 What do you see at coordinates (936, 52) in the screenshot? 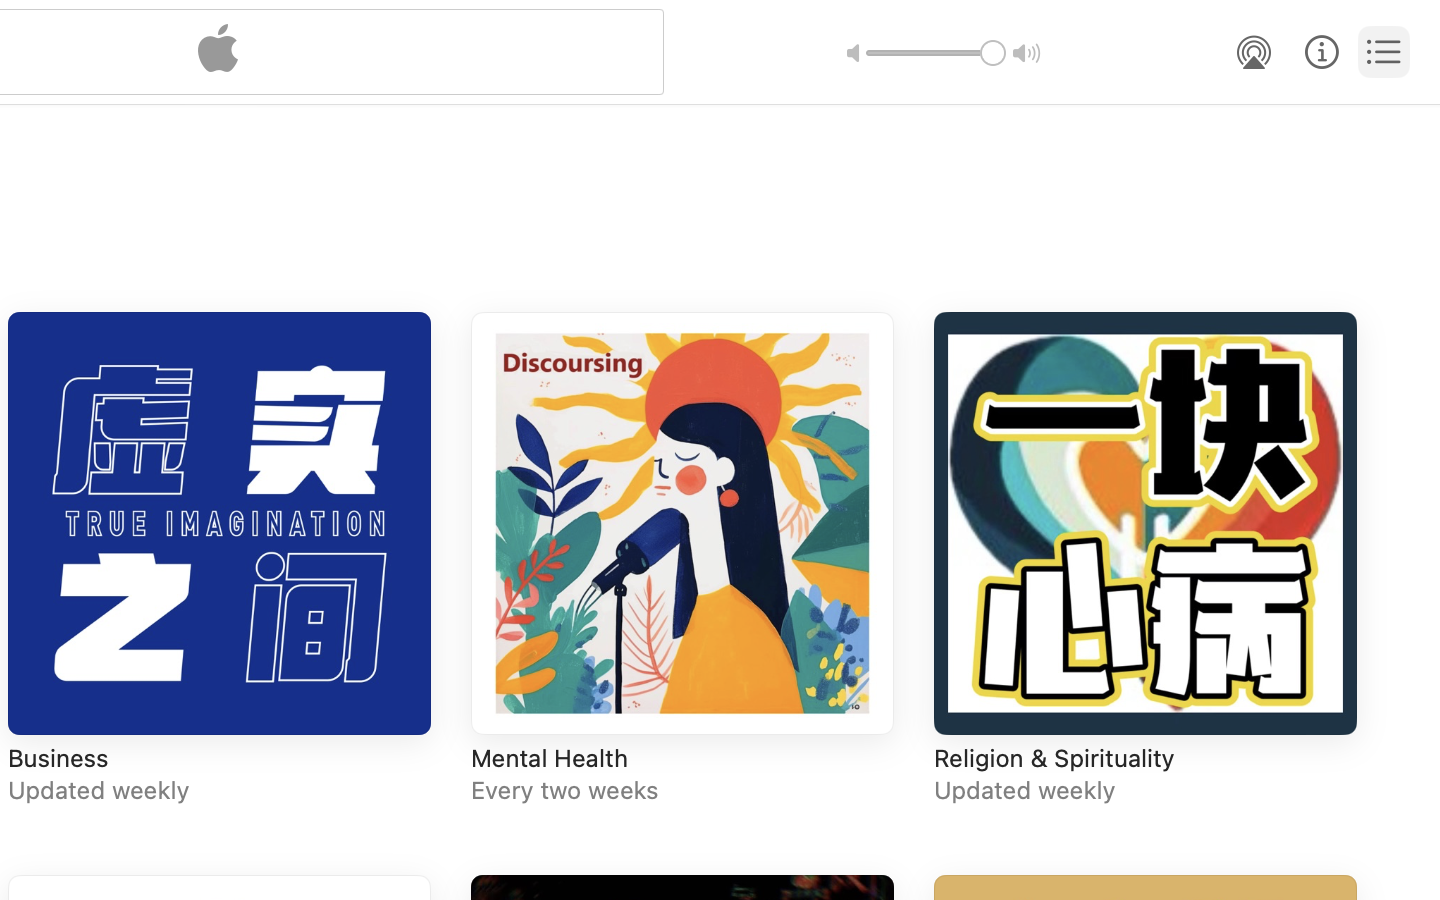
I see `'1.0'` at bounding box center [936, 52].